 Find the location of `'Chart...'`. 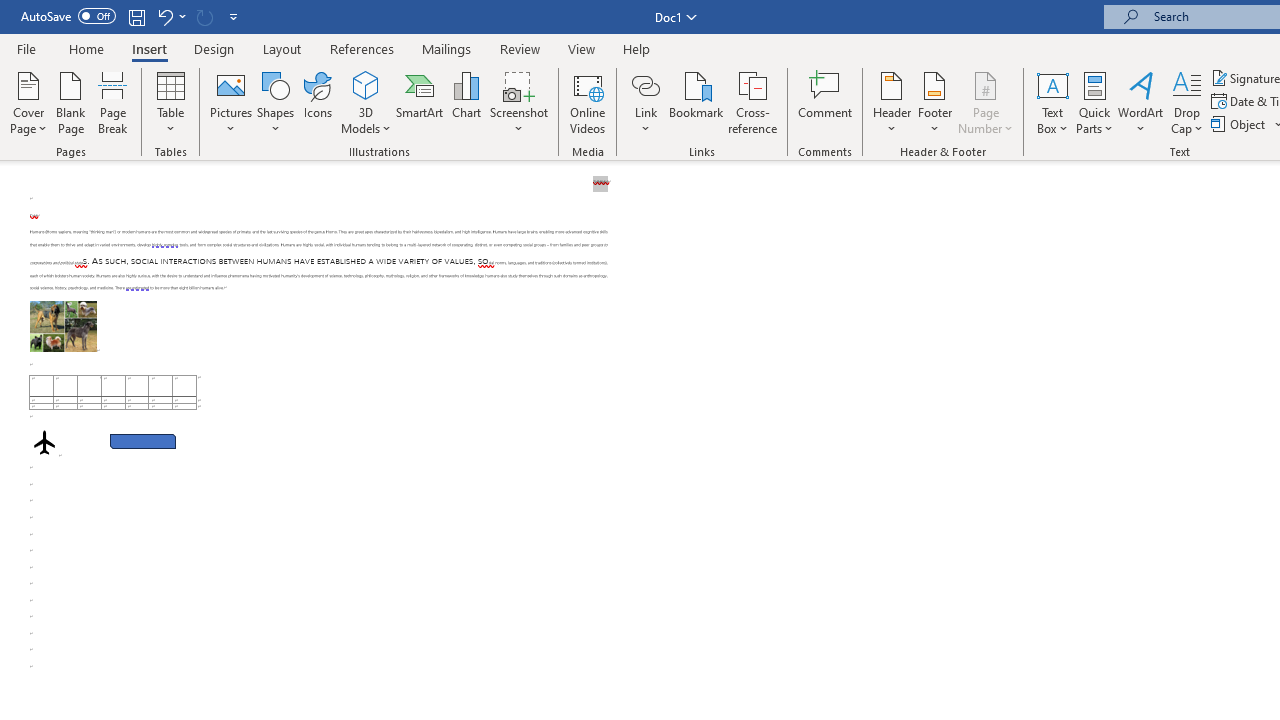

'Chart...' is located at coordinates (465, 103).